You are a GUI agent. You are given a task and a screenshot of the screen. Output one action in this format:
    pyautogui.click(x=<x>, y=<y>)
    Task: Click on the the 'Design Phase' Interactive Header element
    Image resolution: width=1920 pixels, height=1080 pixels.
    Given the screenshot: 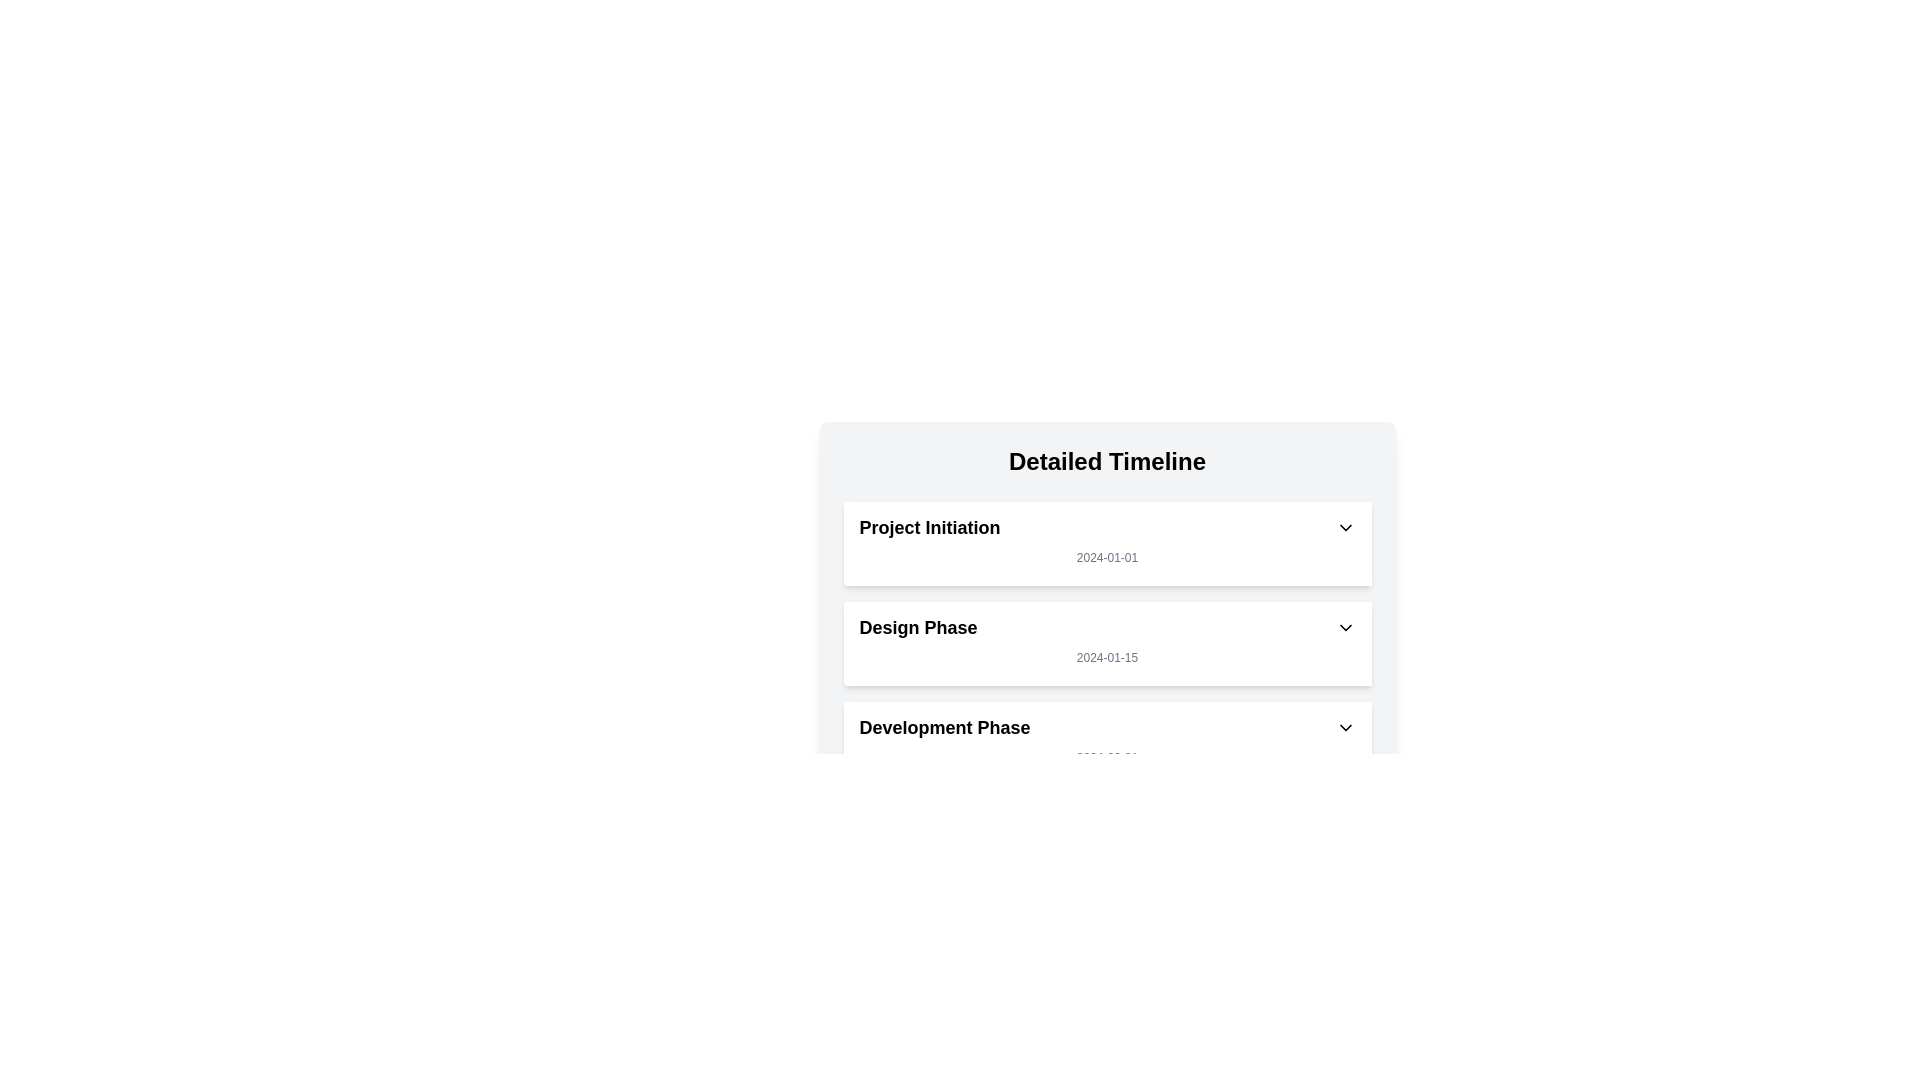 What is the action you would take?
    pyautogui.click(x=1106, y=627)
    